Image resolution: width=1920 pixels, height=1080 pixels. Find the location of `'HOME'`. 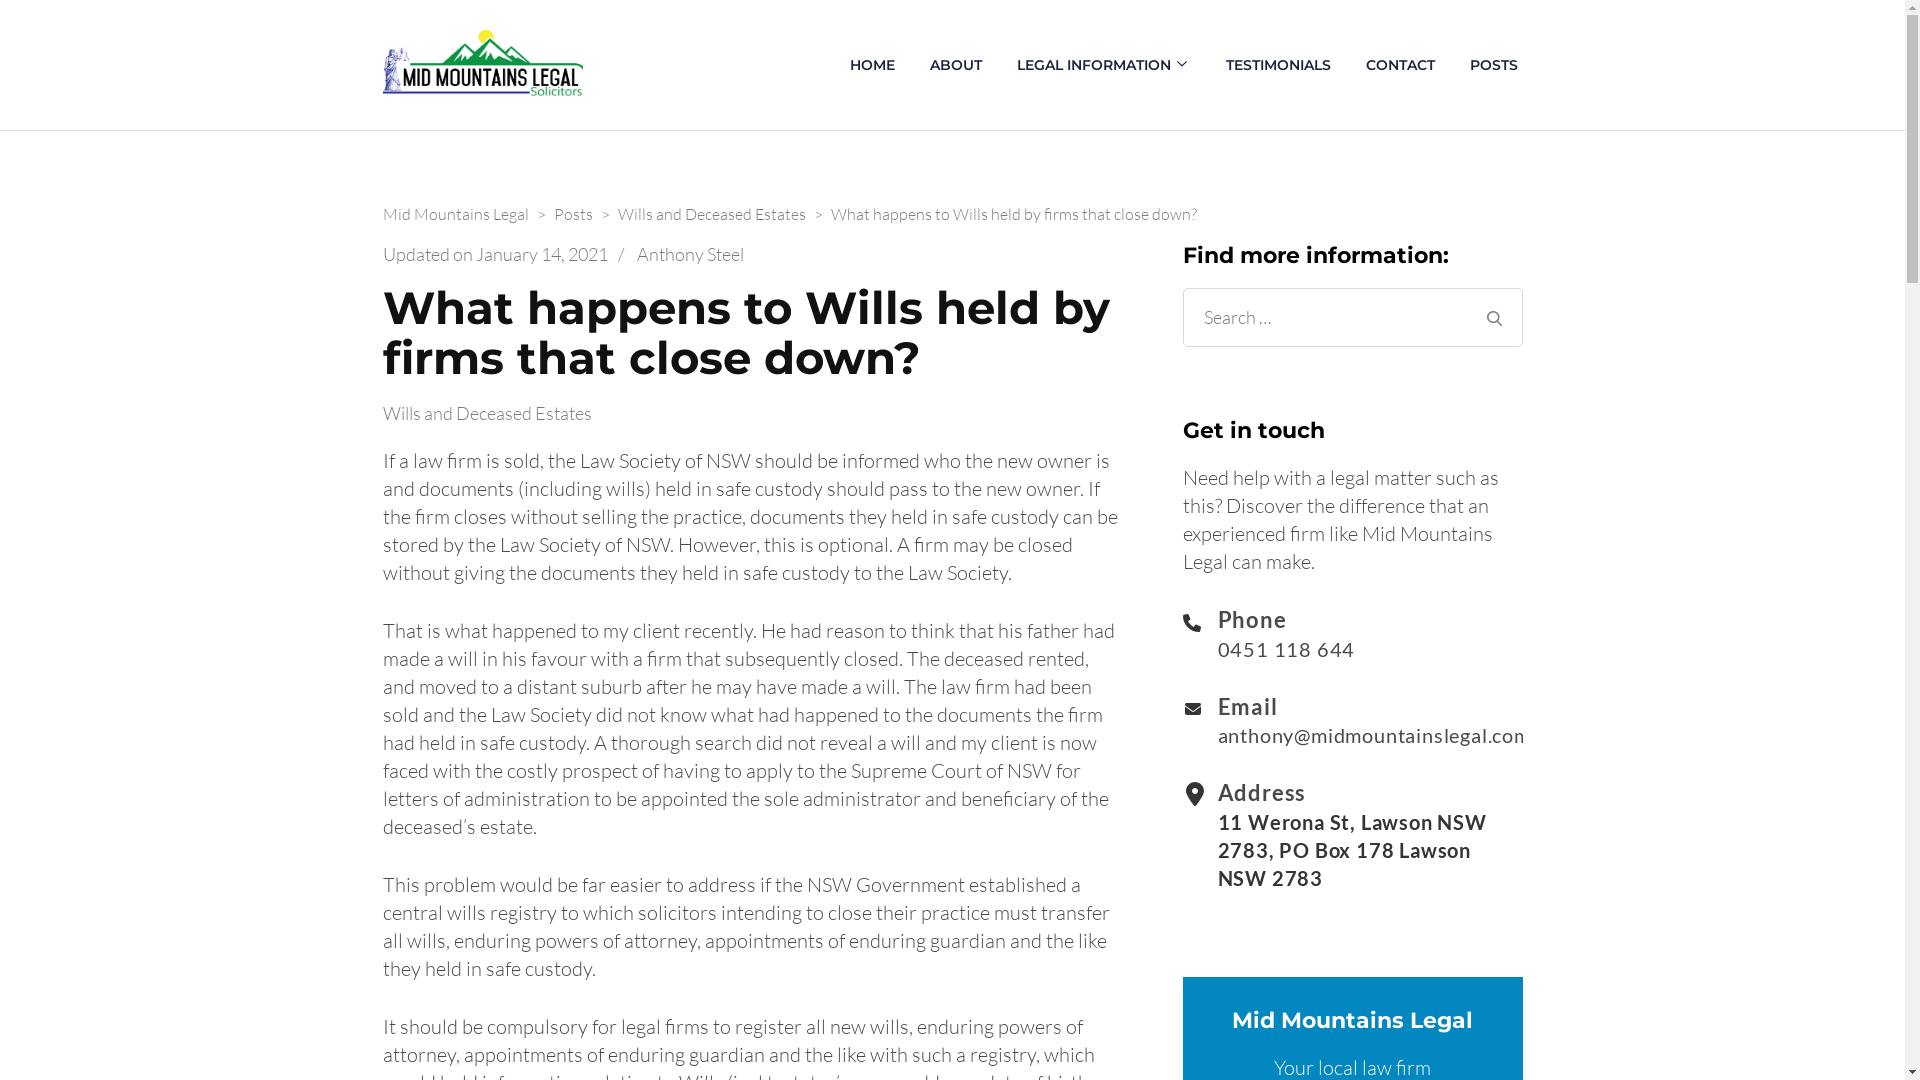

'HOME' is located at coordinates (871, 64).